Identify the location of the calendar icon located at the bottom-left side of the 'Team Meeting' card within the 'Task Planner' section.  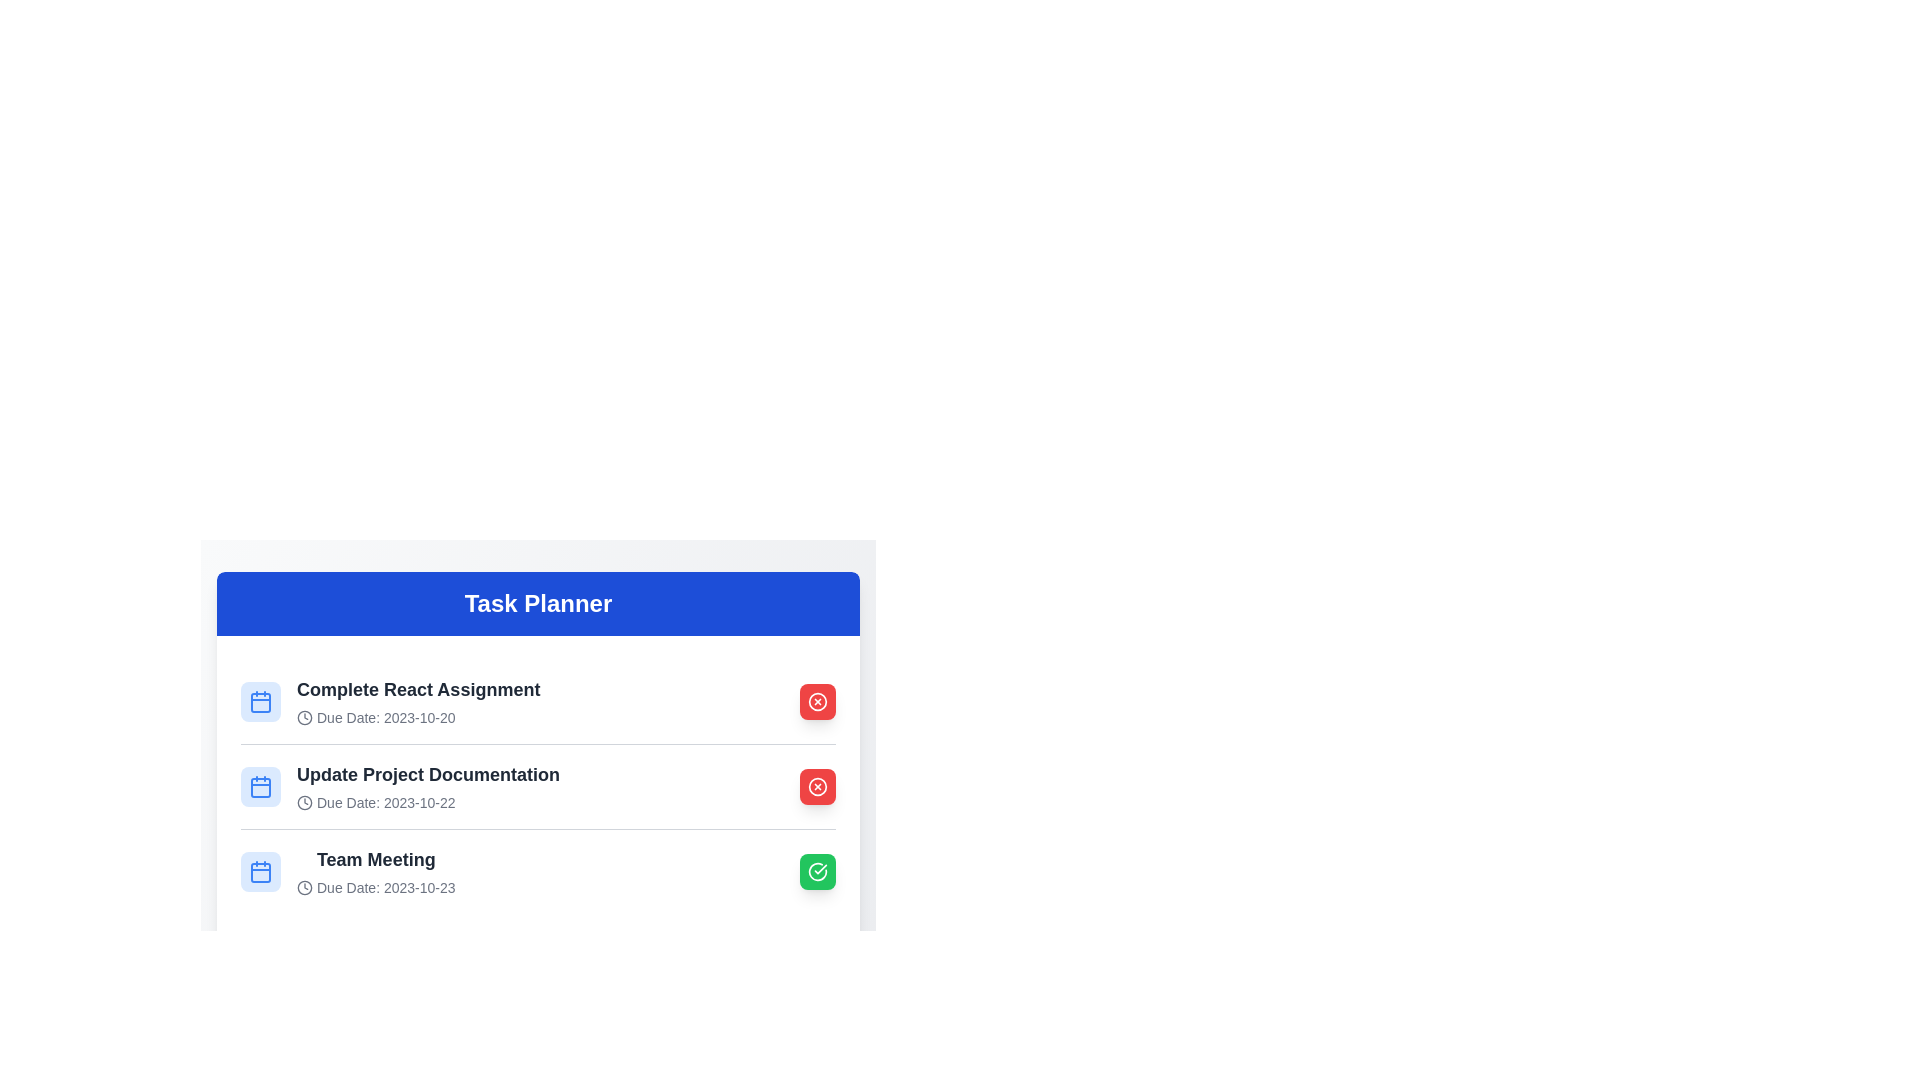
(259, 870).